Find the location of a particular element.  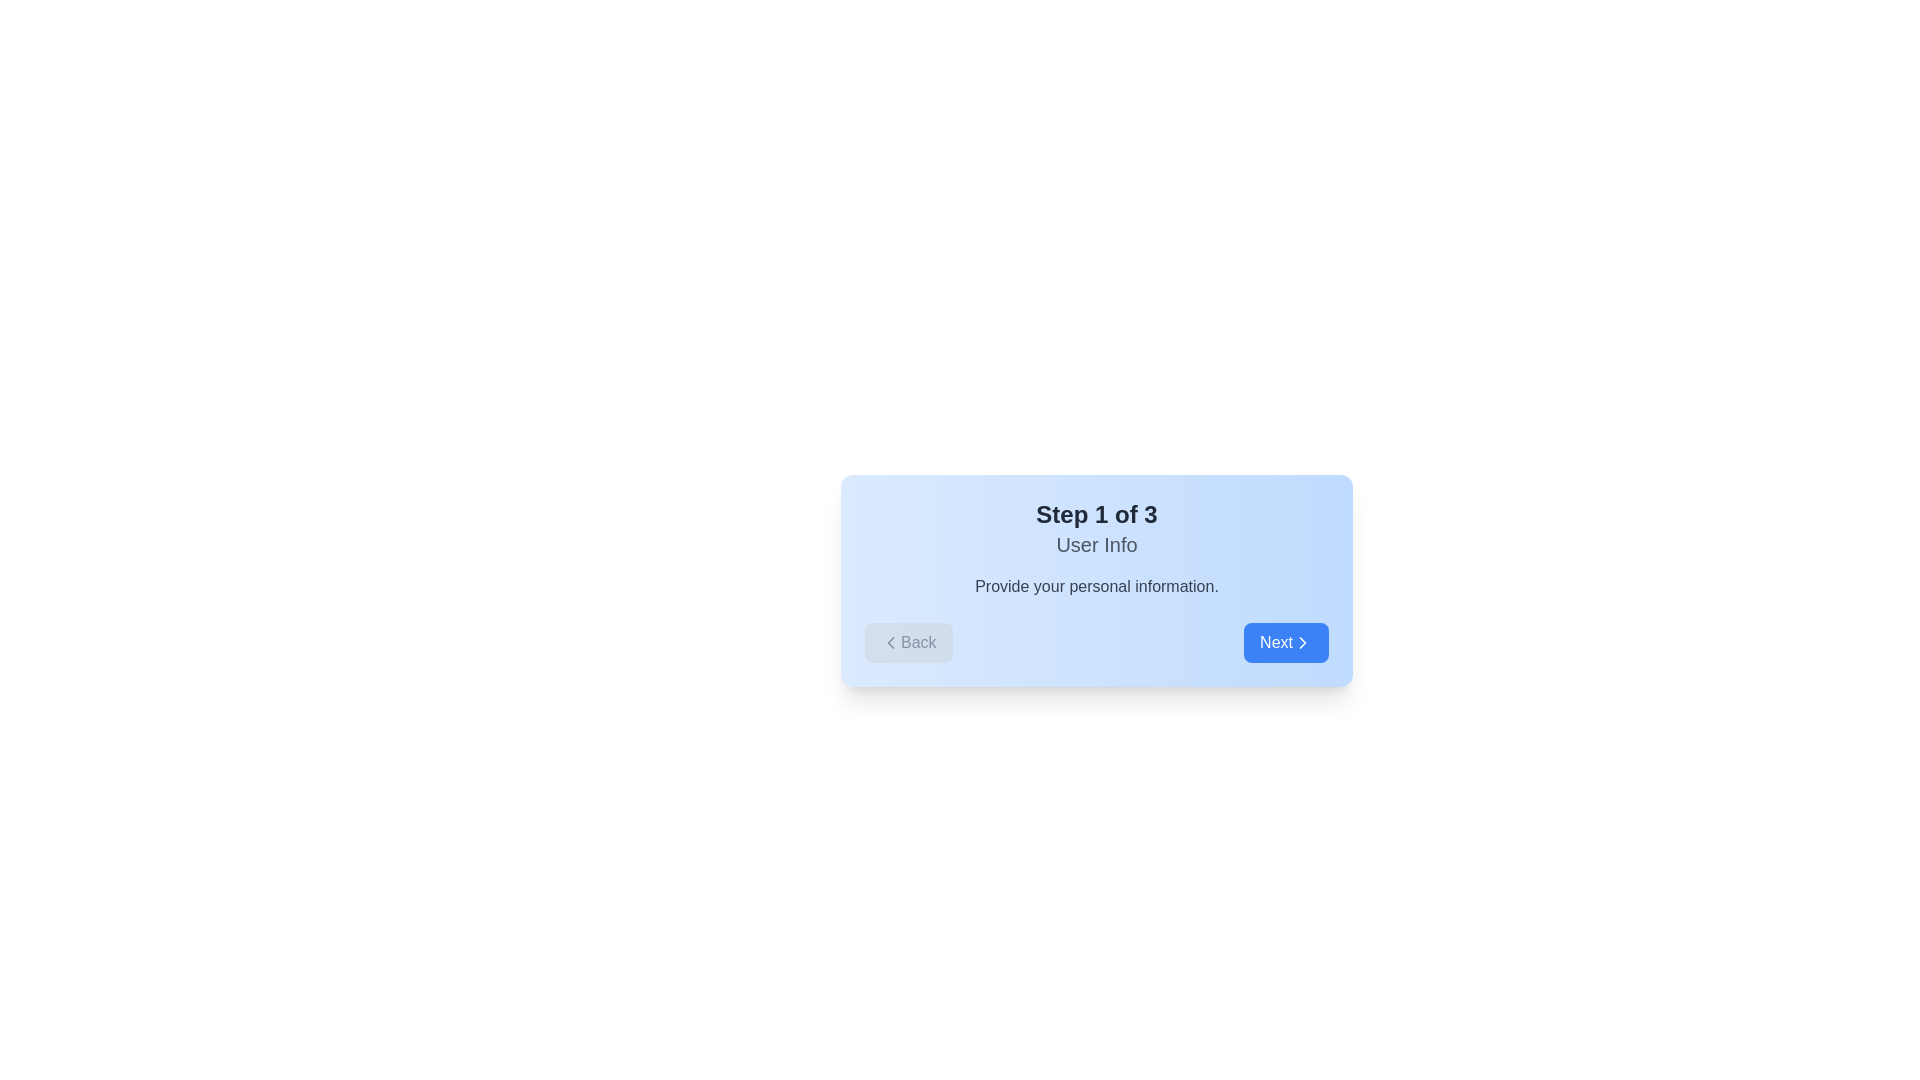

the Chevron Icon located to the right of the 'Next' button, which indicates forward navigation in a multi-step process is located at coordinates (1302, 643).